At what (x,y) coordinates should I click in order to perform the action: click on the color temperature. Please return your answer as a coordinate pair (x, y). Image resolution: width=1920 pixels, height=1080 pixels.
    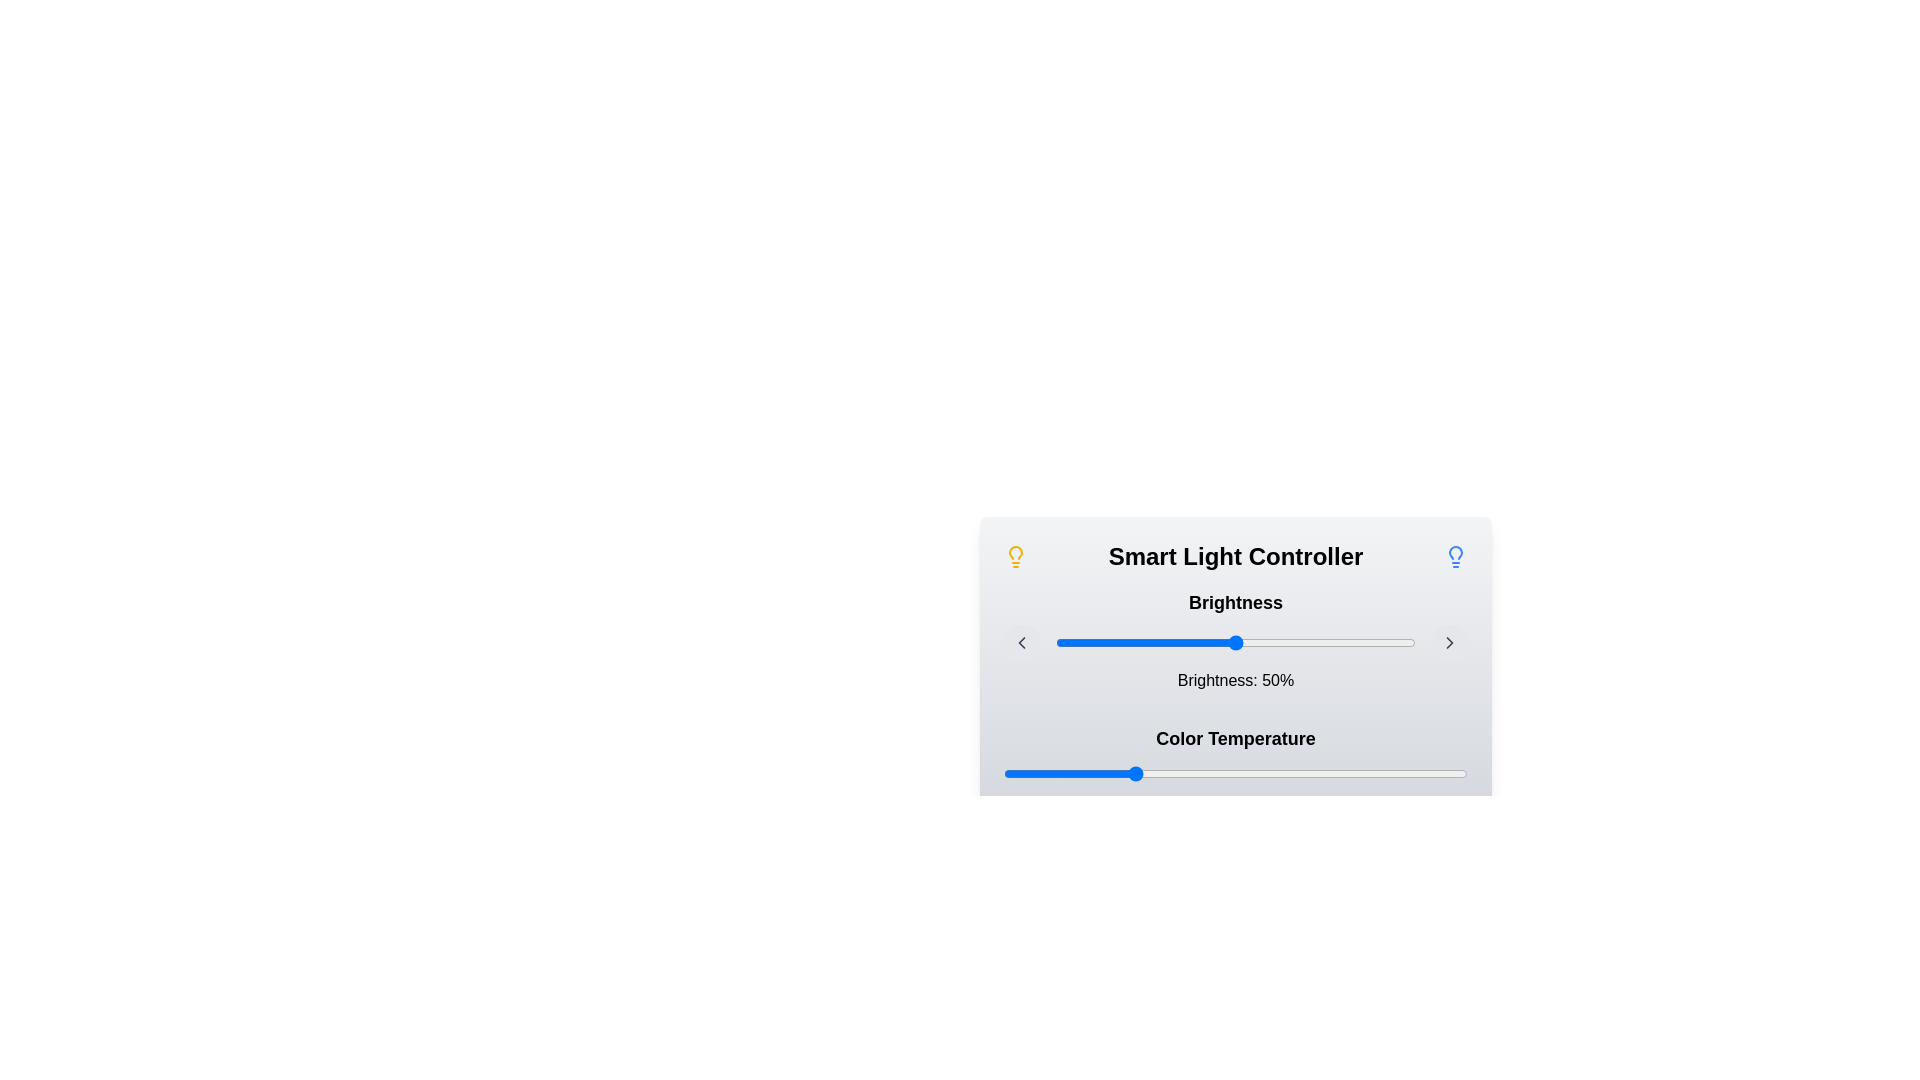
    Looking at the image, I should click on (1431, 773).